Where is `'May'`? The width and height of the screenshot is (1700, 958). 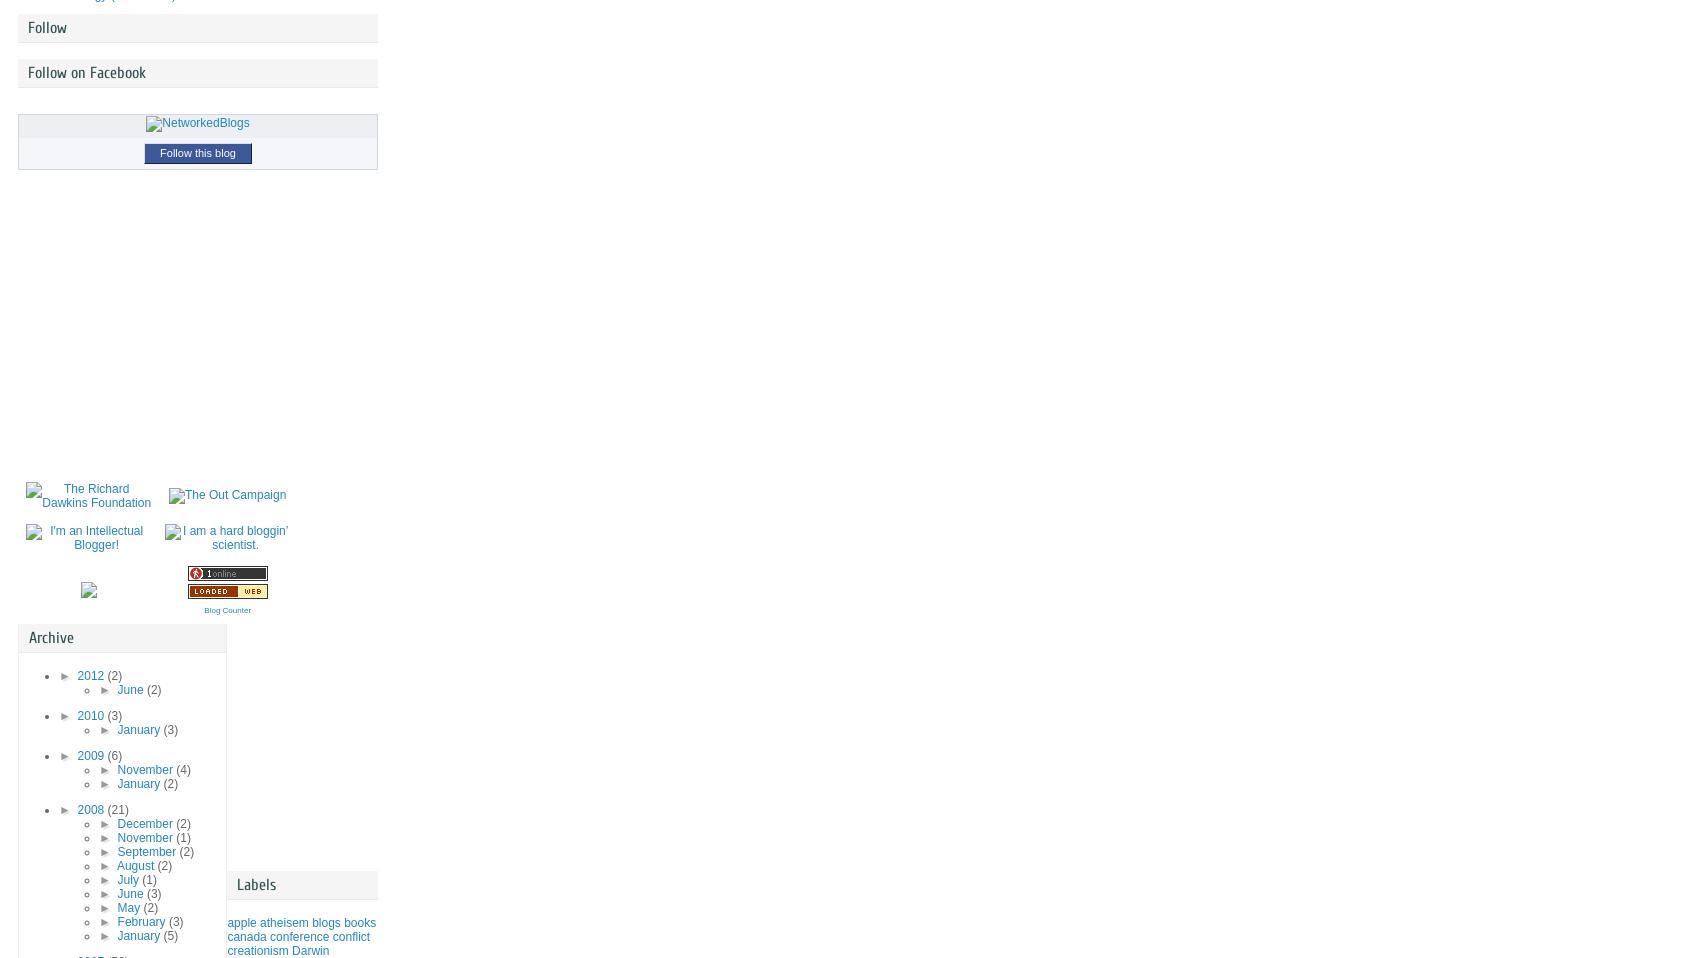
'May' is located at coordinates (129, 907).